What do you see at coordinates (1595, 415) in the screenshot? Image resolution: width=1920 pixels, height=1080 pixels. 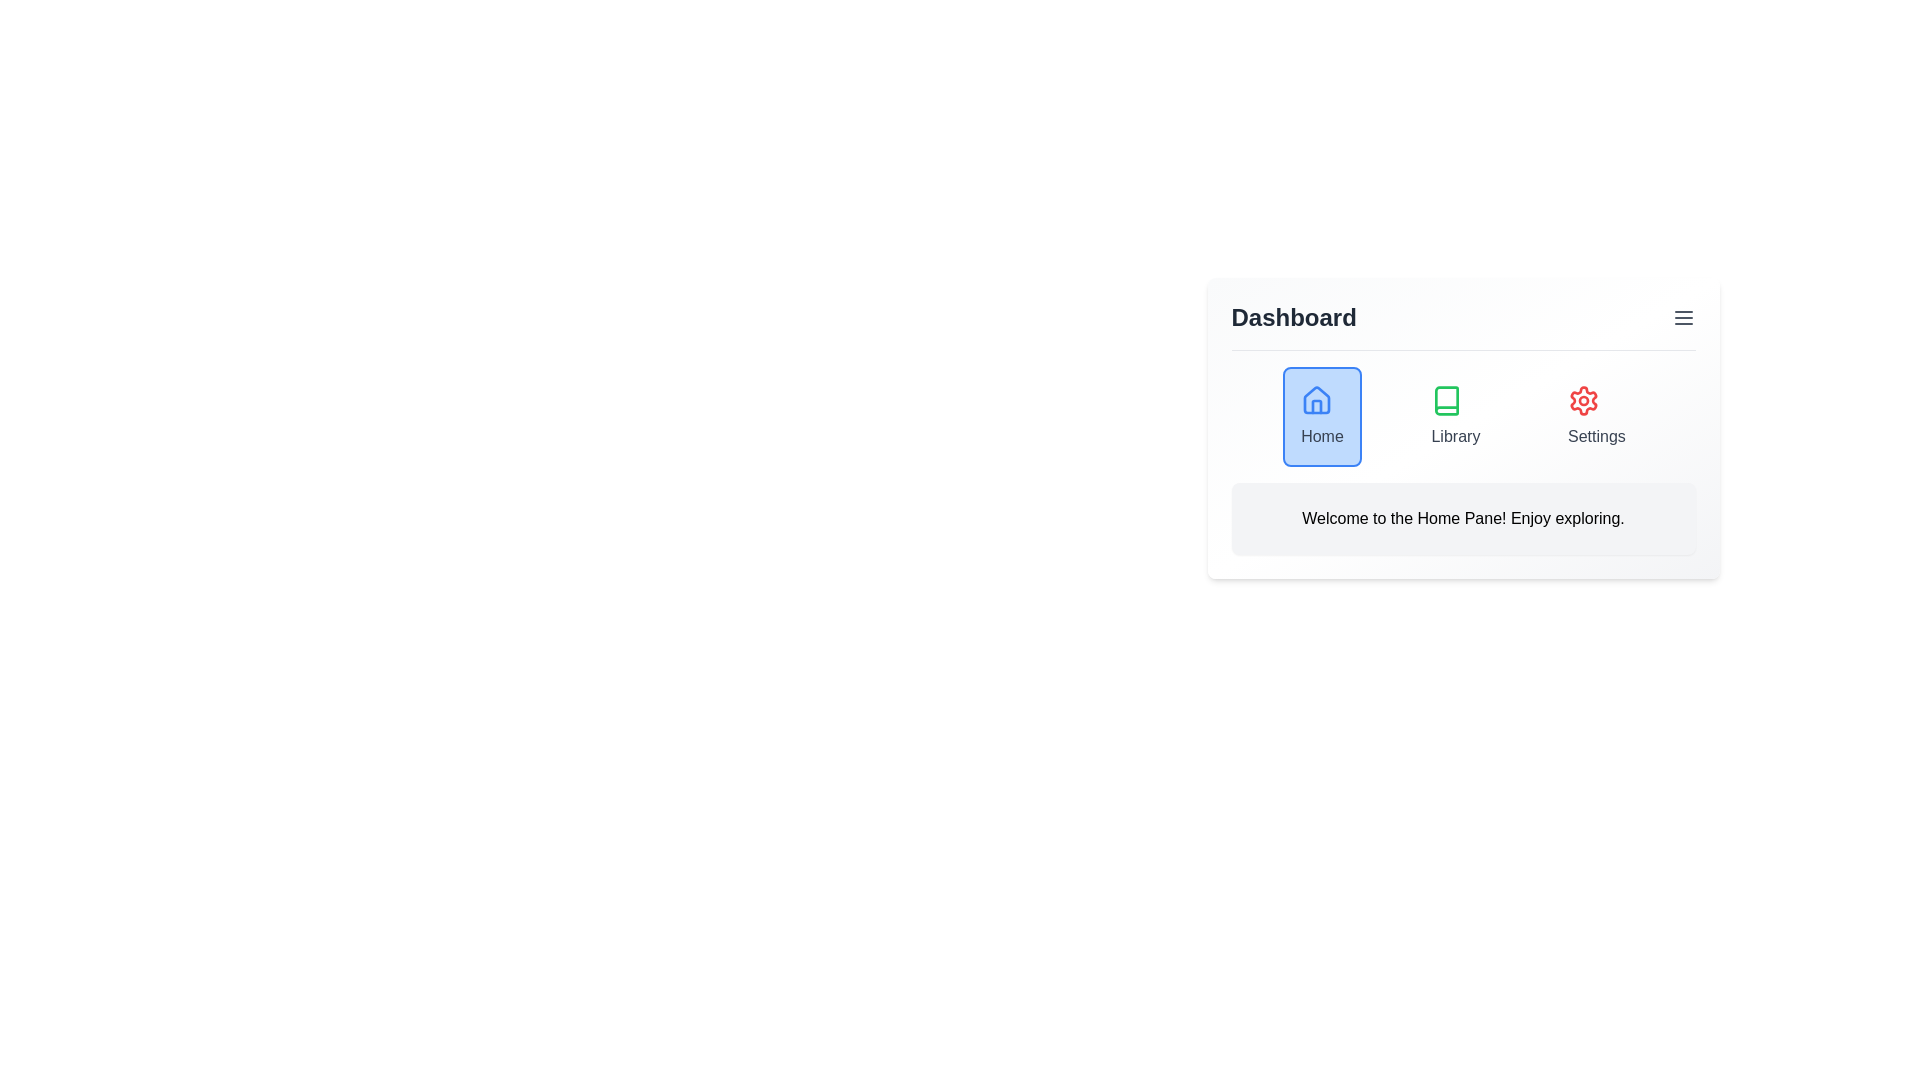 I see `the 'Settings' button, which is the third button in a horizontal row, located to the right of the 'Library' button` at bounding box center [1595, 415].